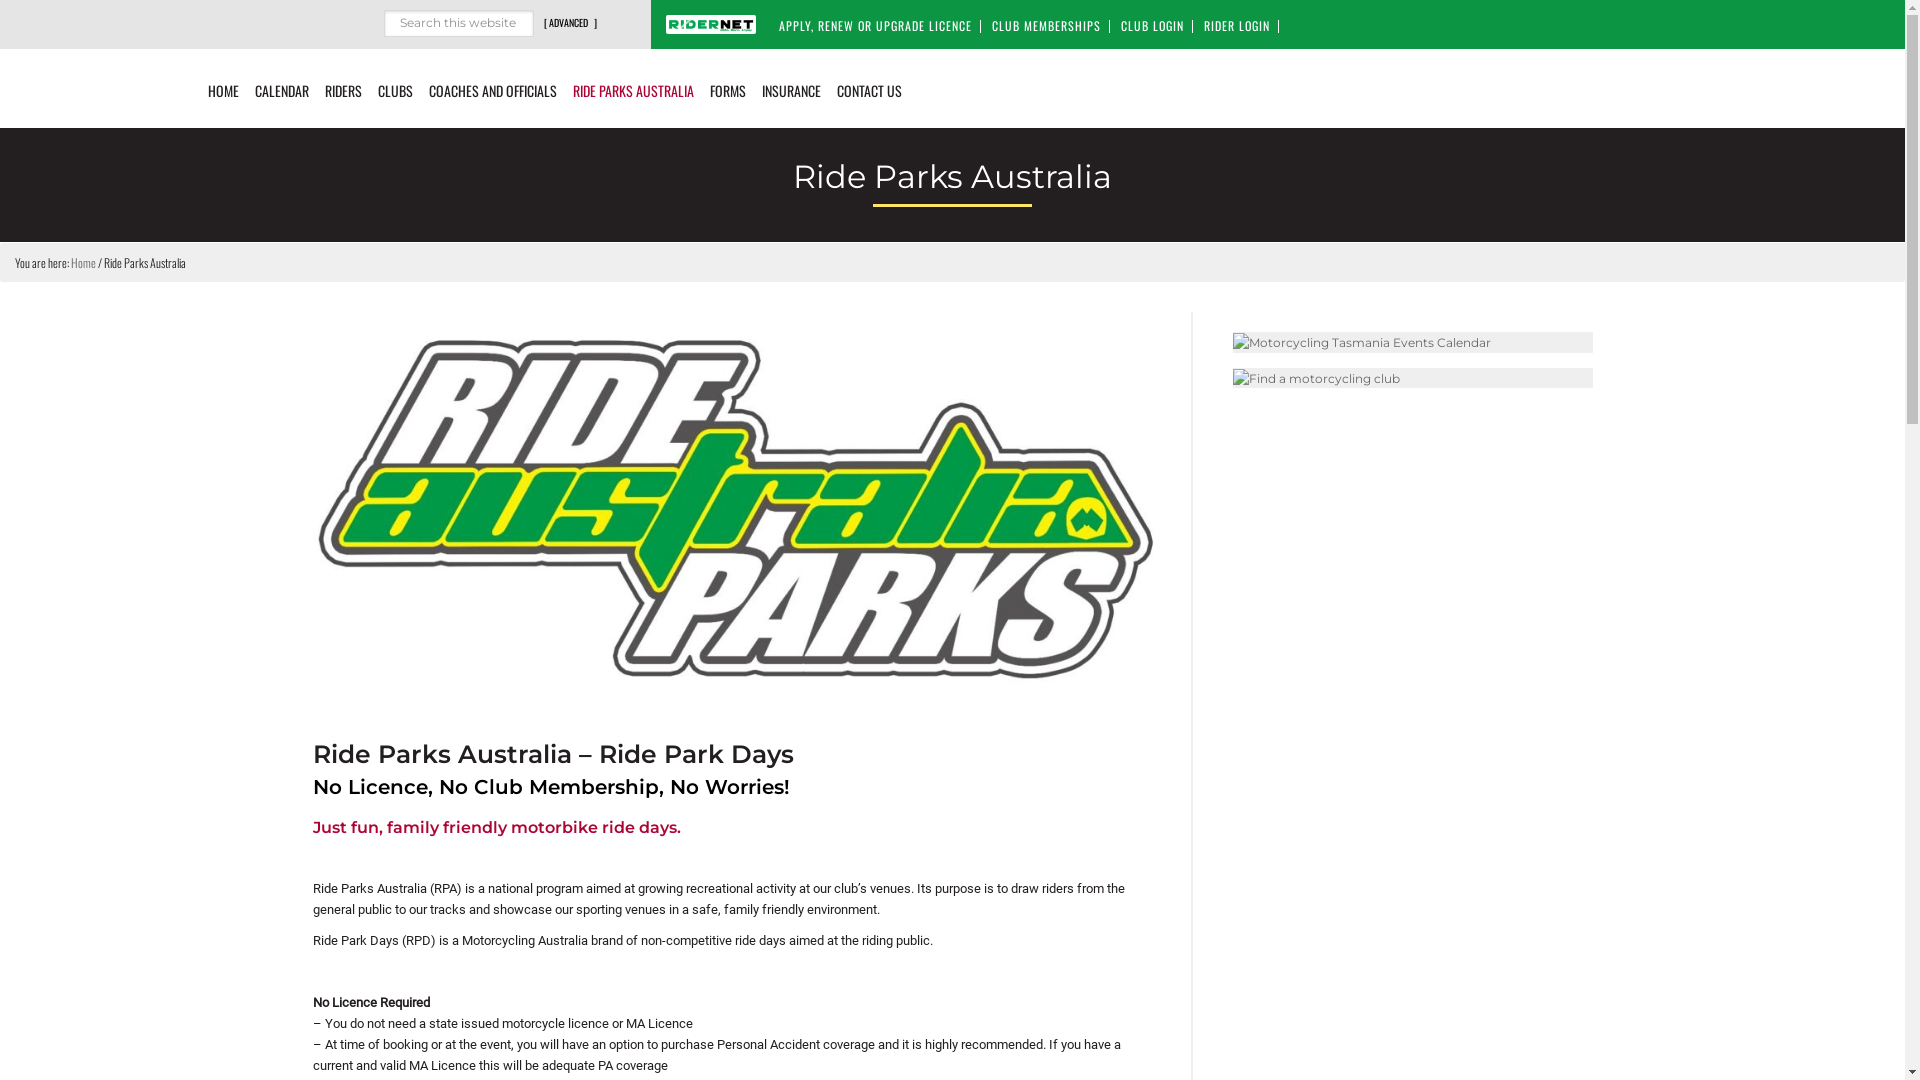  I want to click on 'RIDE PARKS AUSTRALIA', so click(632, 87).